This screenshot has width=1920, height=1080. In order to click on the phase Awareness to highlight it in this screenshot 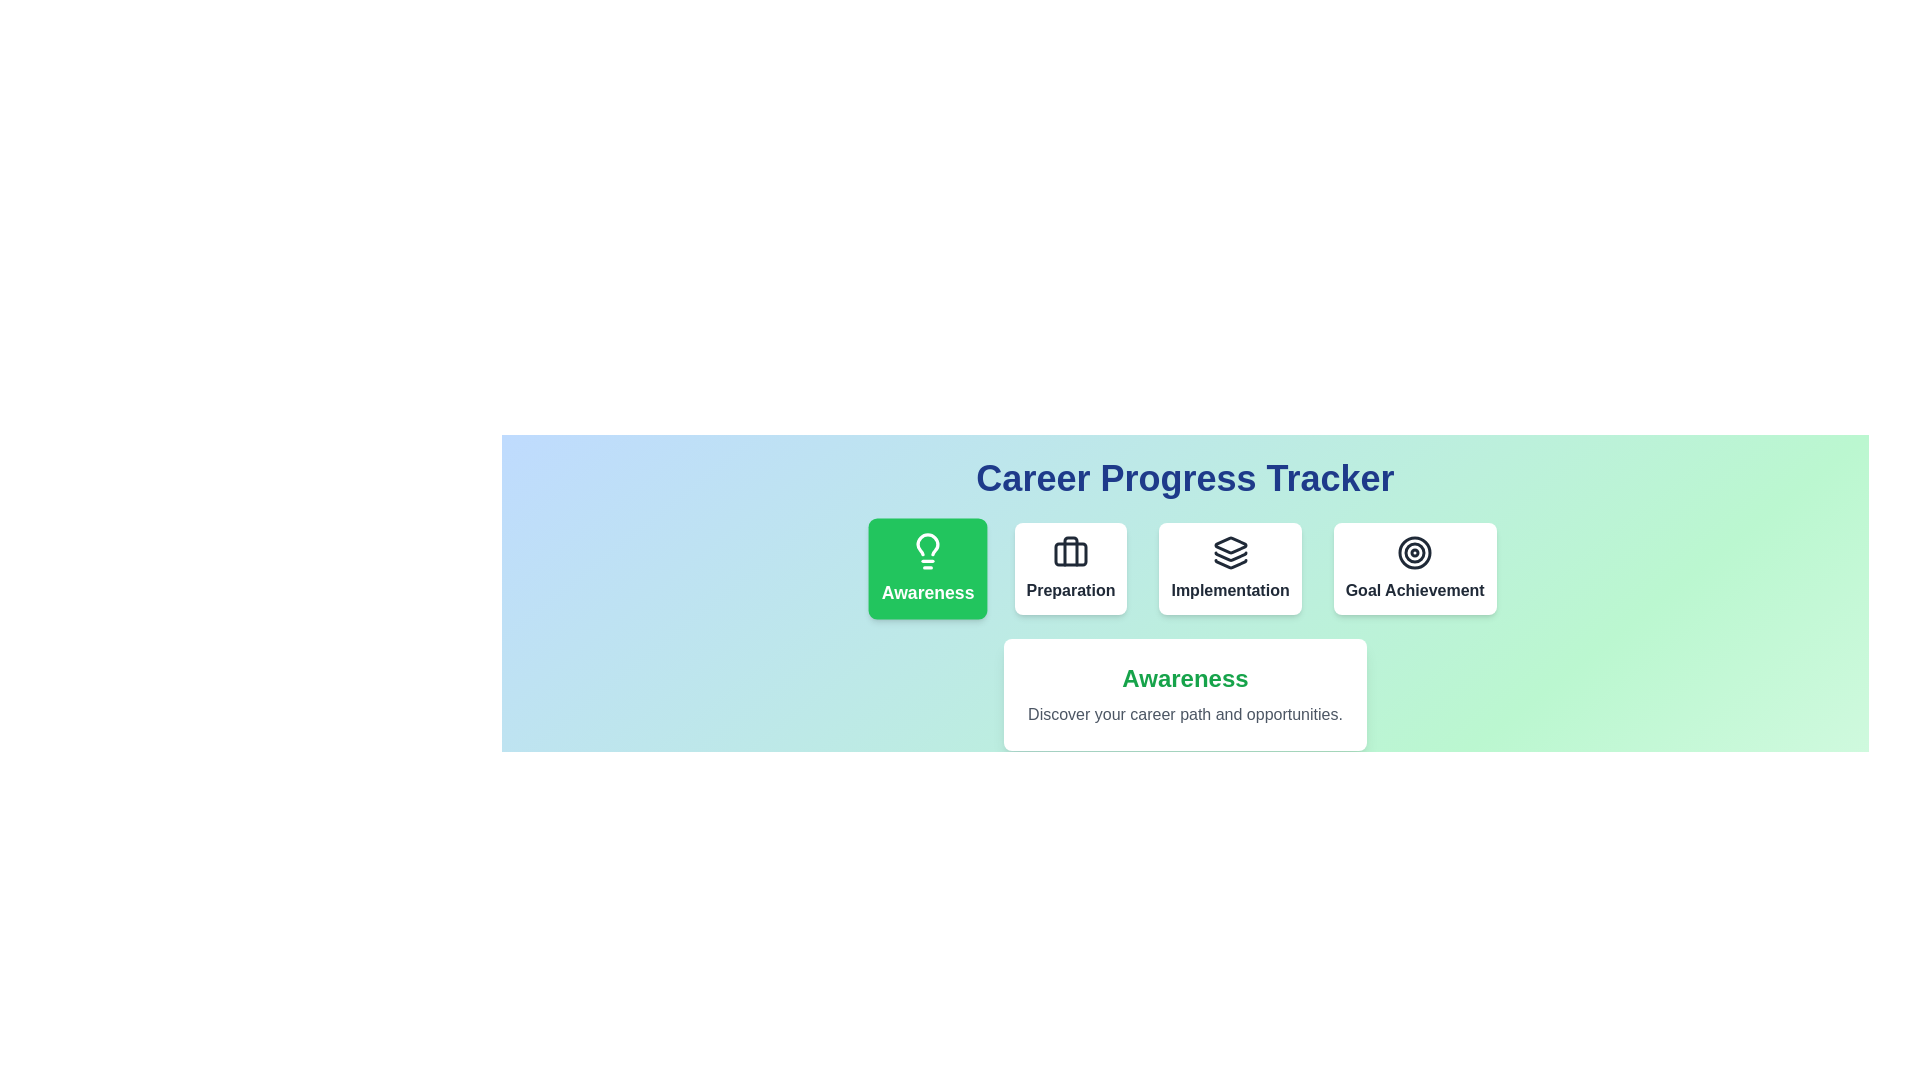, I will do `click(927, 569)`.